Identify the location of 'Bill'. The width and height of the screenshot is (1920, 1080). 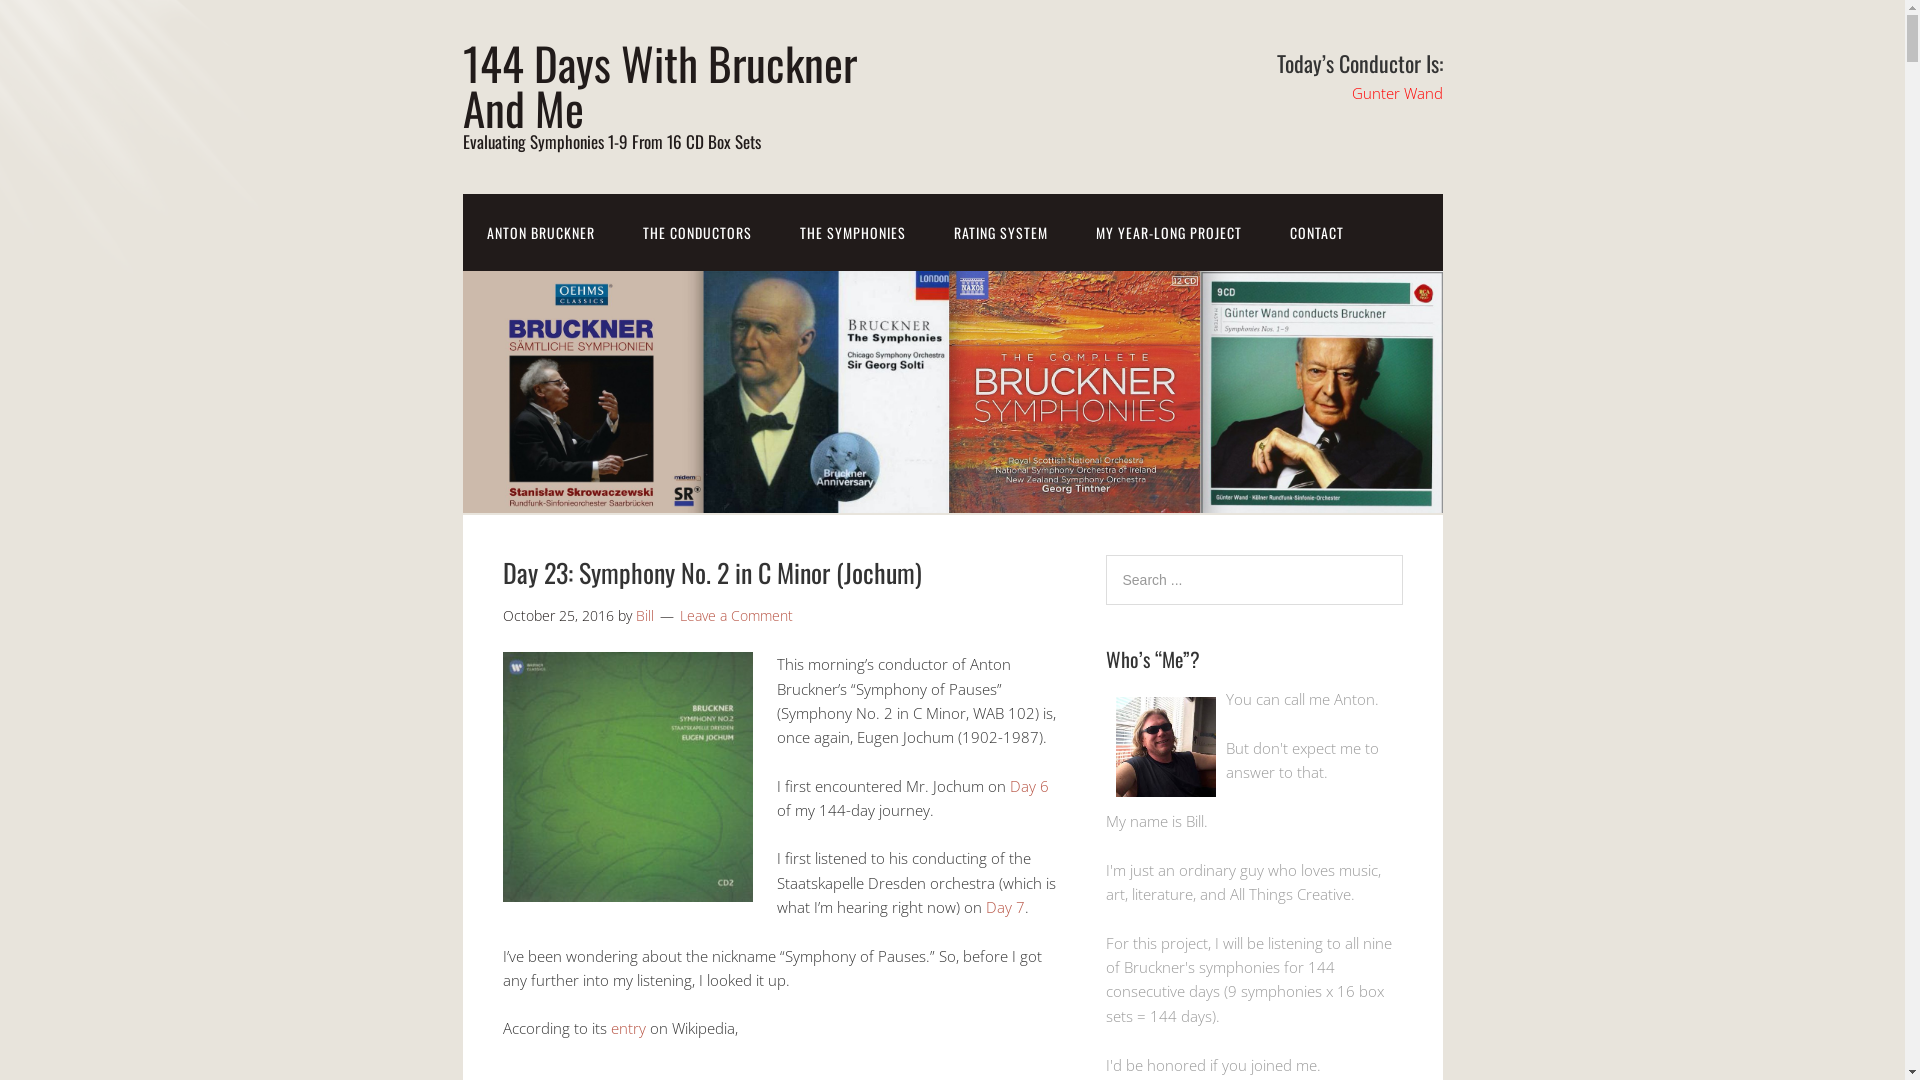
(644, 614).